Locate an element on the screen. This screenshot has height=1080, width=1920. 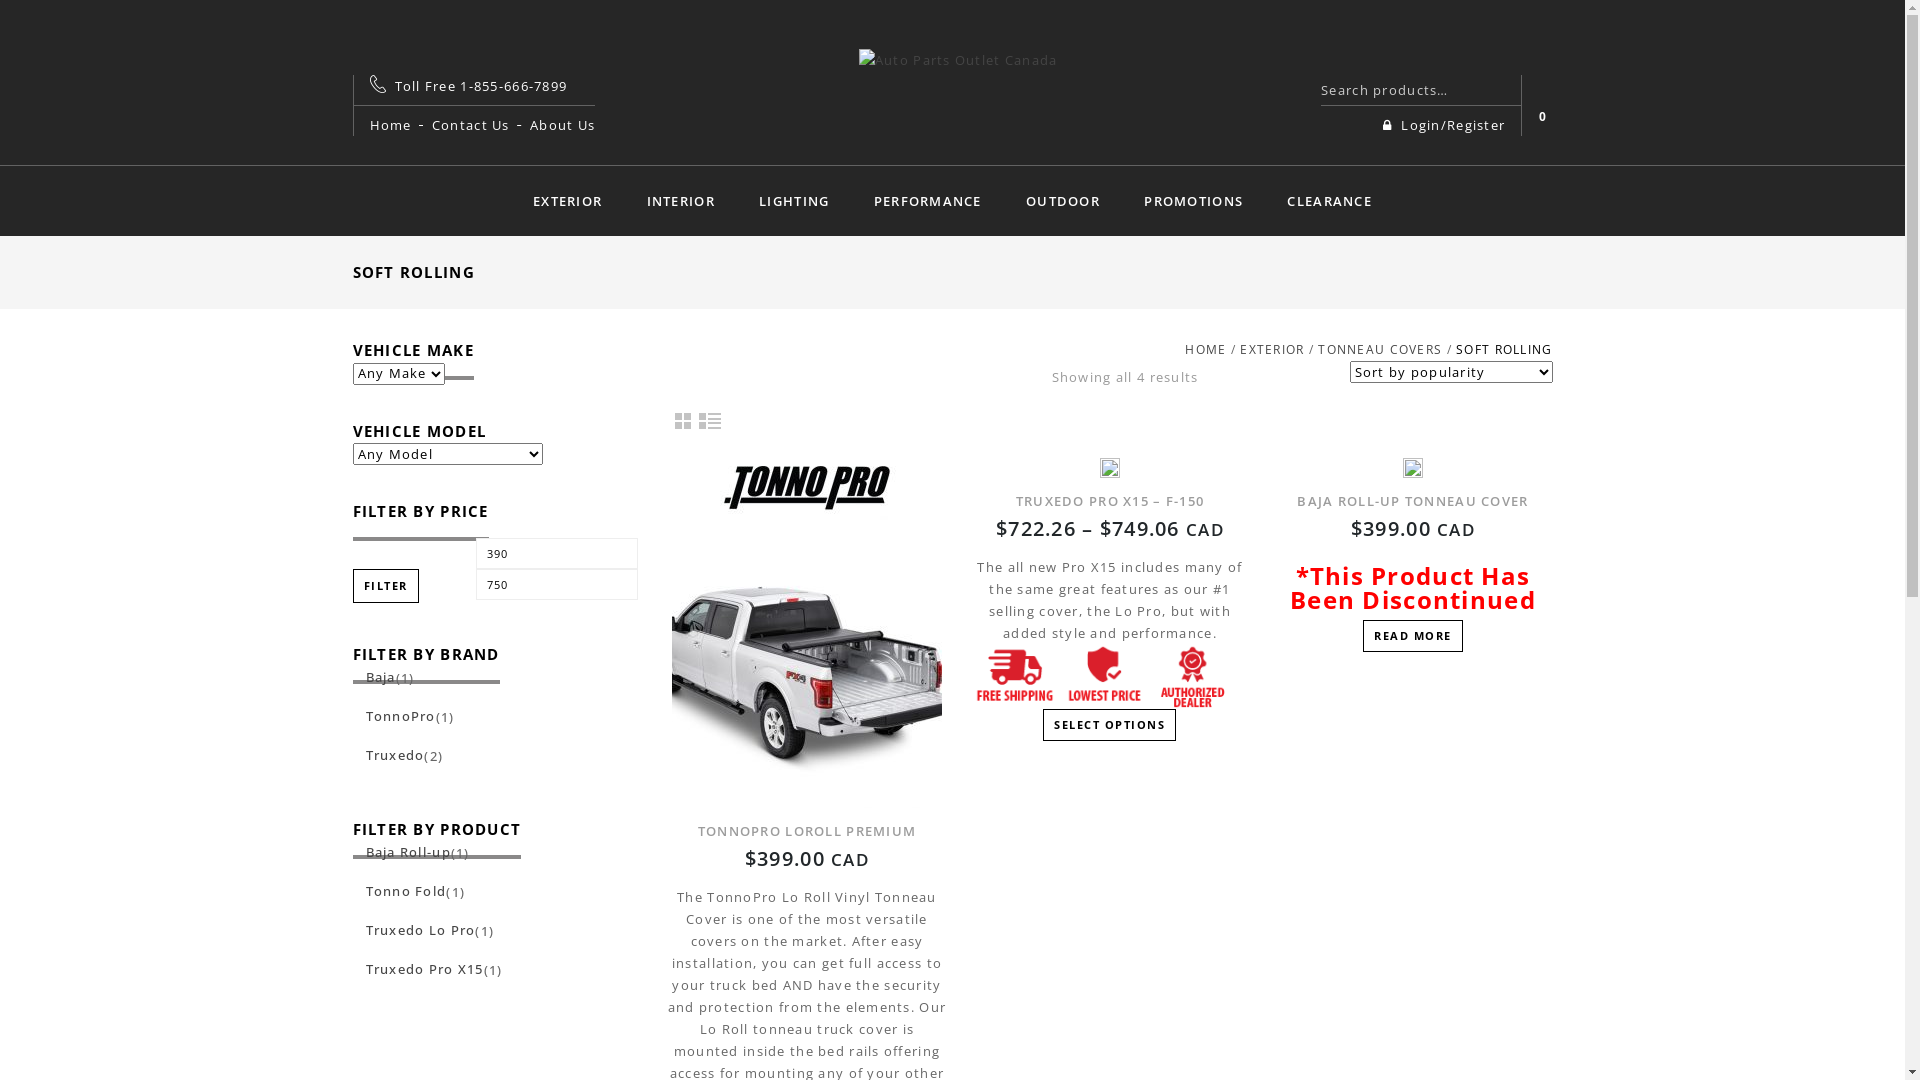
'SELECT OPTIONS' is located at coordinates (1108, 725).